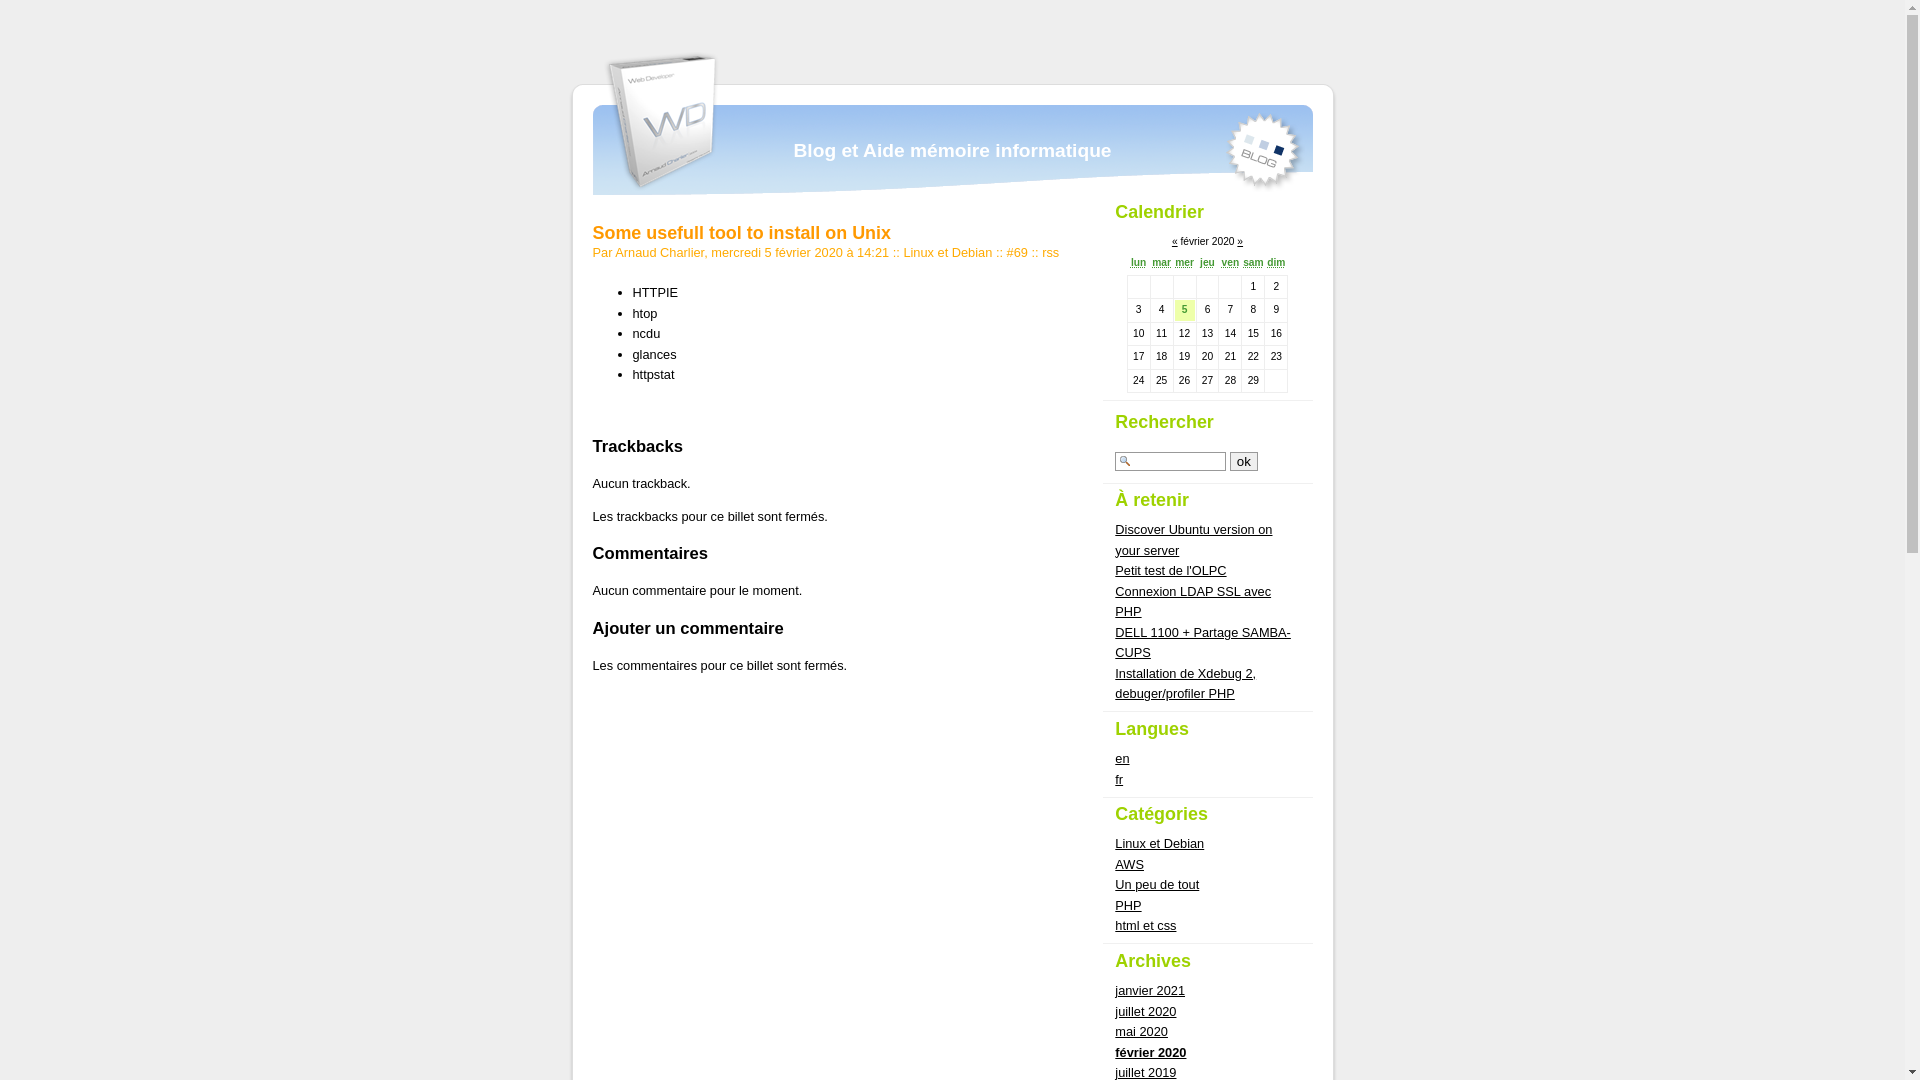 The image size is (1920, 1080). Describe the element at coordinates (1185, 309) in the screenshot. I see `'5'` at that location.